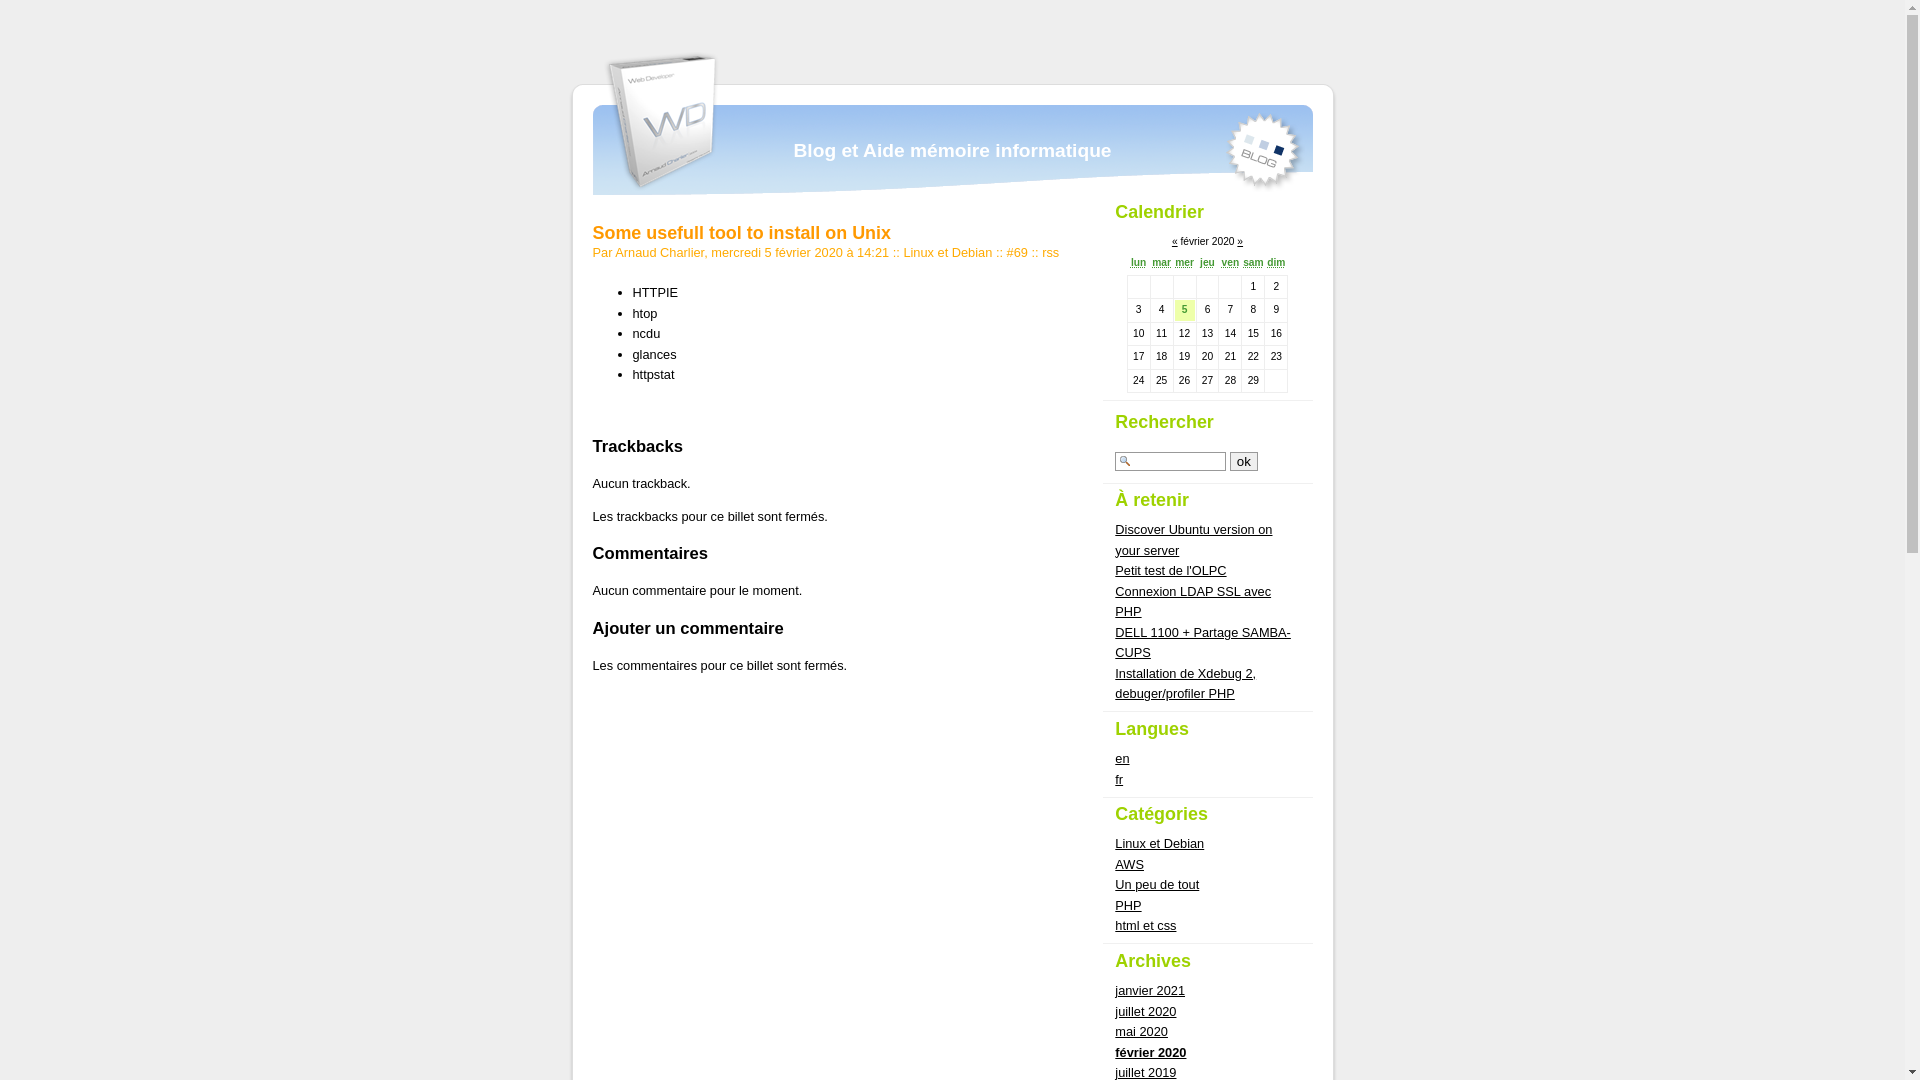 The image size is (1920, 1080). Describe the element at coordinates (1185, 309) in the screenshot. I see `'5'` at that location.